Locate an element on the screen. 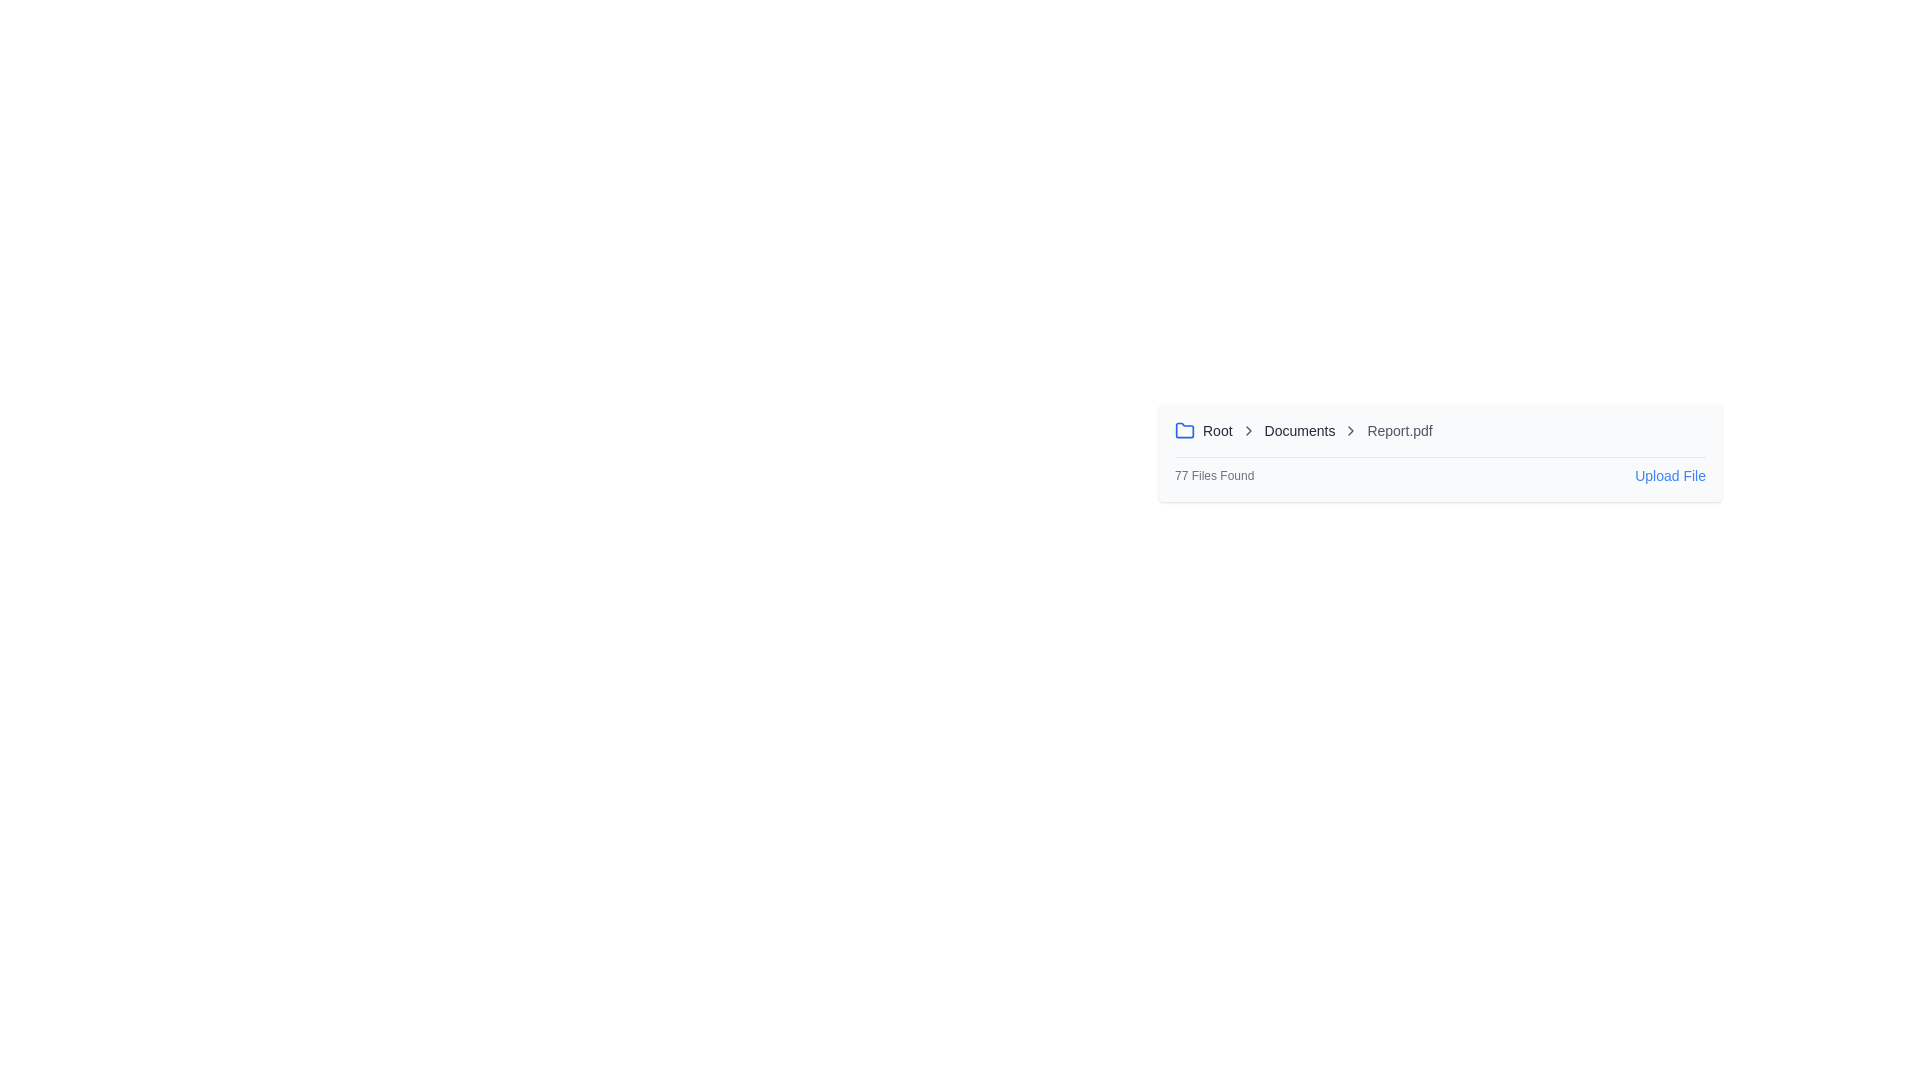 The image size is (1920, 1080). the folder icon located is located at coordinates (1185, 428).